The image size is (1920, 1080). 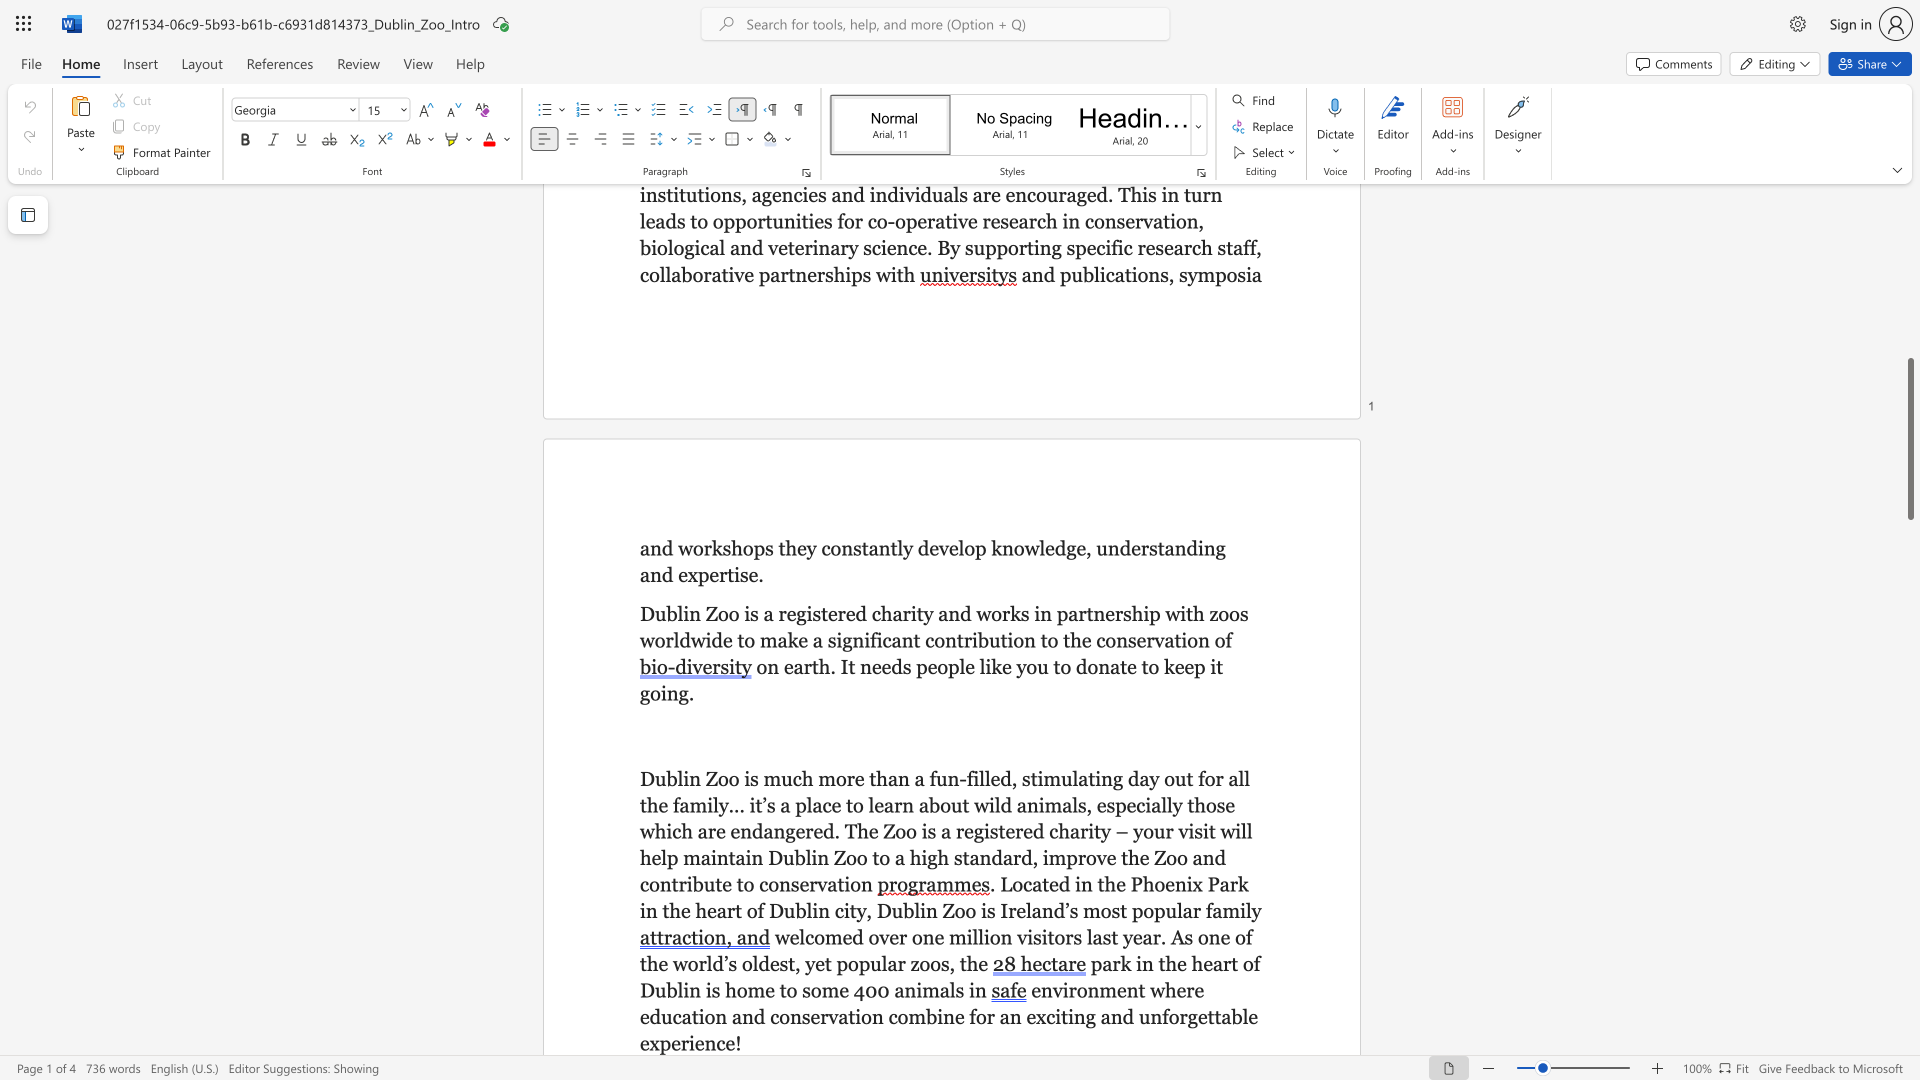 I want to click on the subset text "d conservation combine for an exciting and unforgettab" within the text "environment where education and conservation combine for an exciting and unforgettable experience!", so click(x=752, y=1016).